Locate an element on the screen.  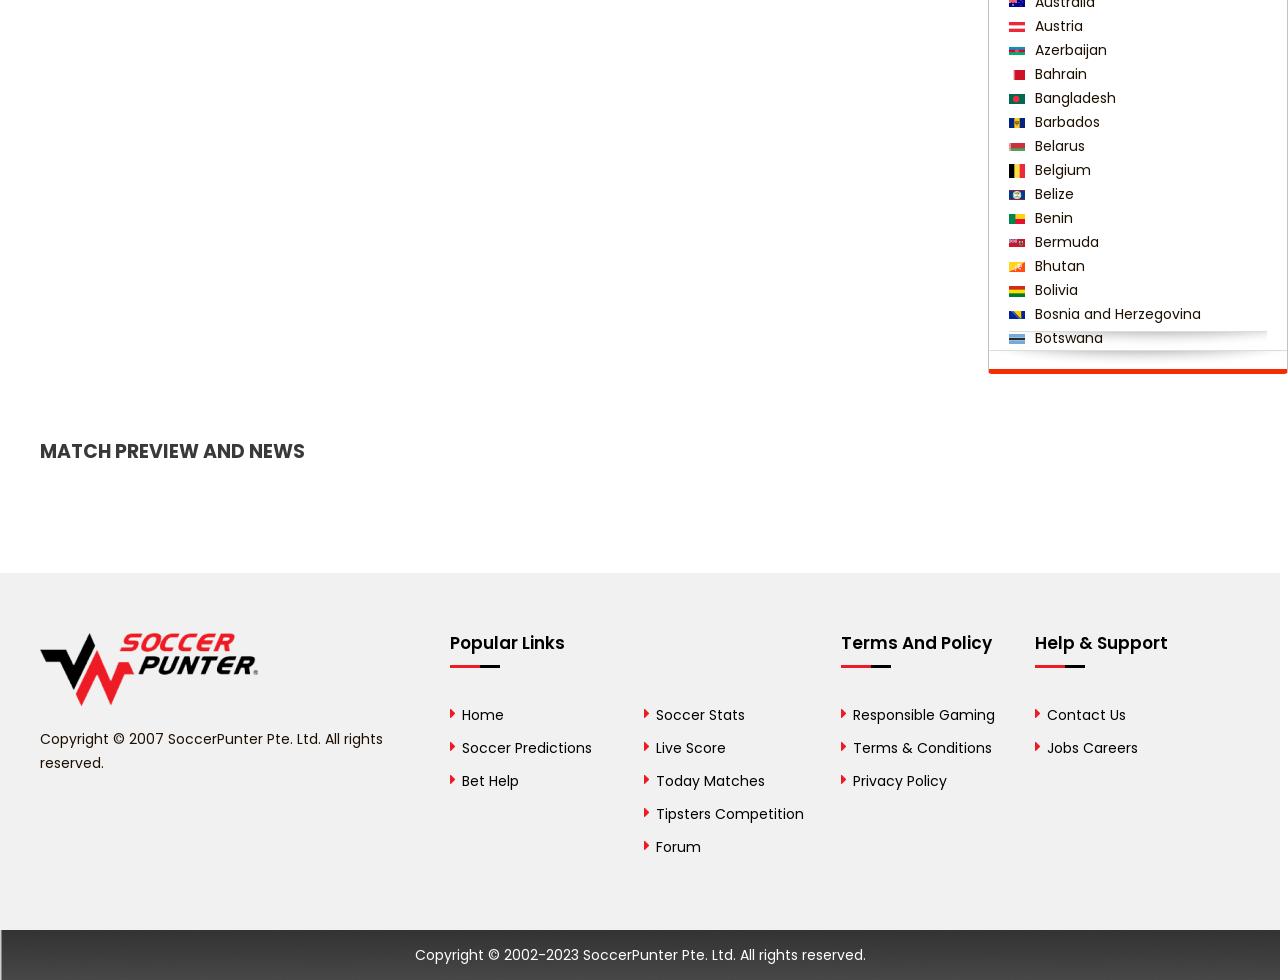
'Botswana' is located at coordinates (1066, 338).